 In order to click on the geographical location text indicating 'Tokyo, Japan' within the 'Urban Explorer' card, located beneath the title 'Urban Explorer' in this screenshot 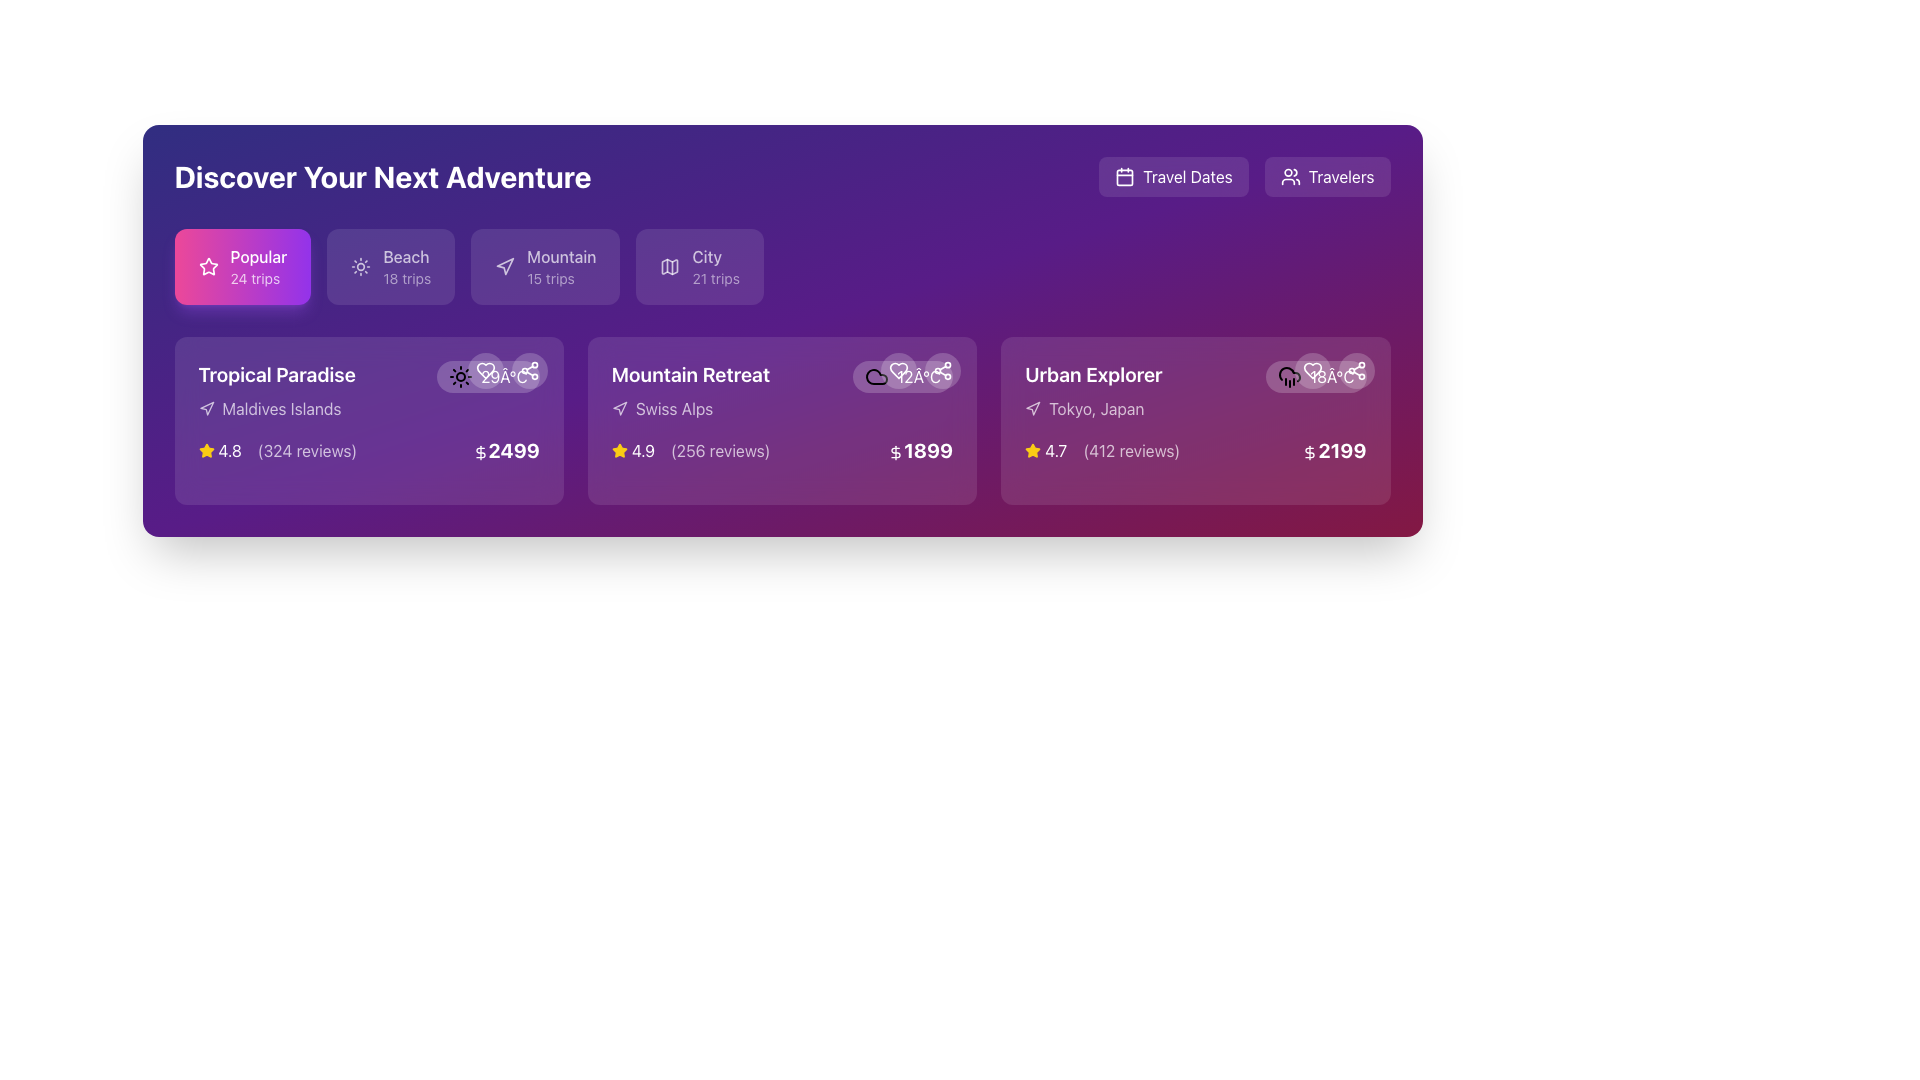, I will do `click(1092, 407)`.